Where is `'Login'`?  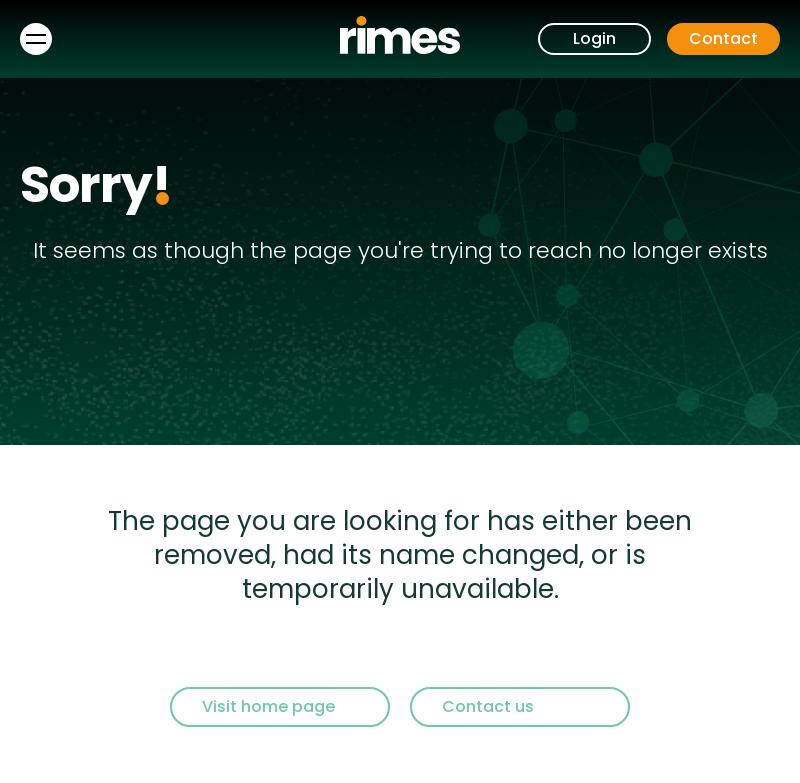 'Login' is located at coordinates (593, 38).